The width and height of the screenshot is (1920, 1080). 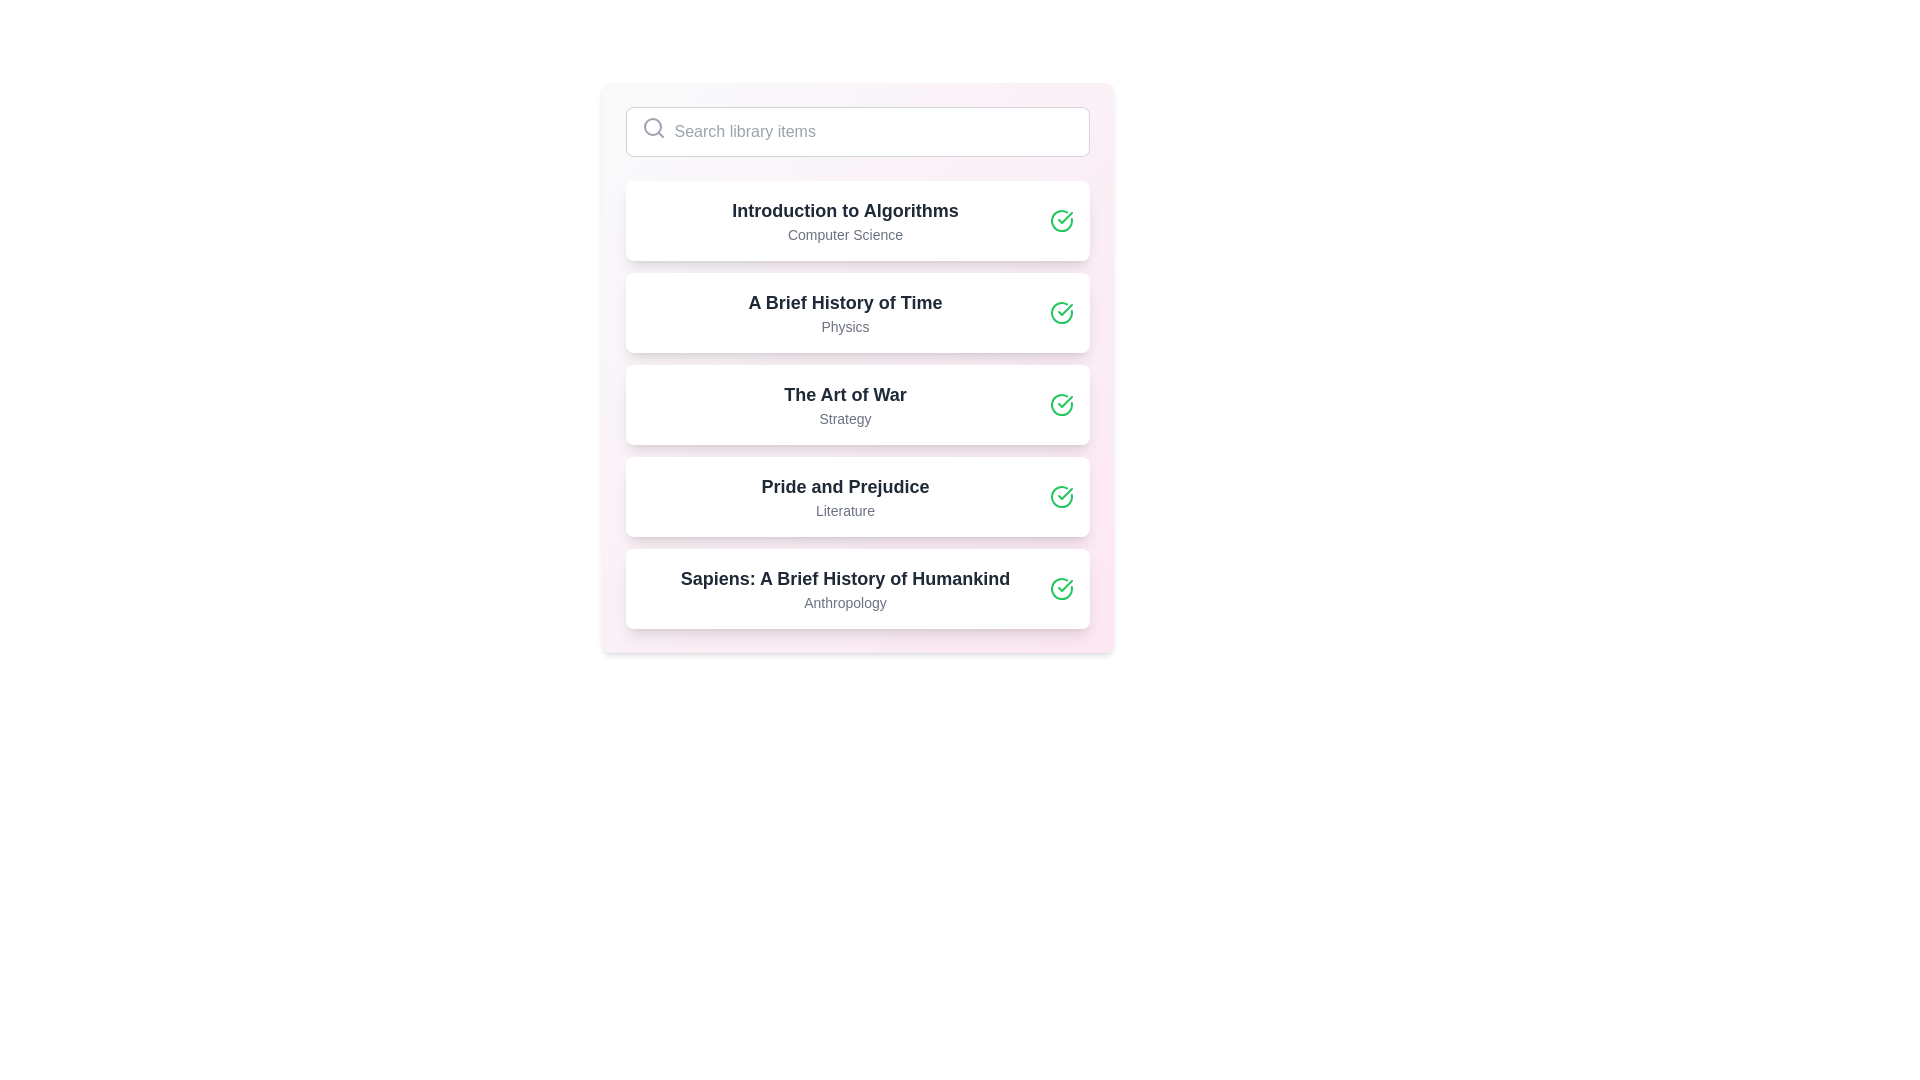 I want to click on the checkmark icon element indicating completion status for 'The Art of War' in the Strategy category list view, so click(x=1064, y=401).